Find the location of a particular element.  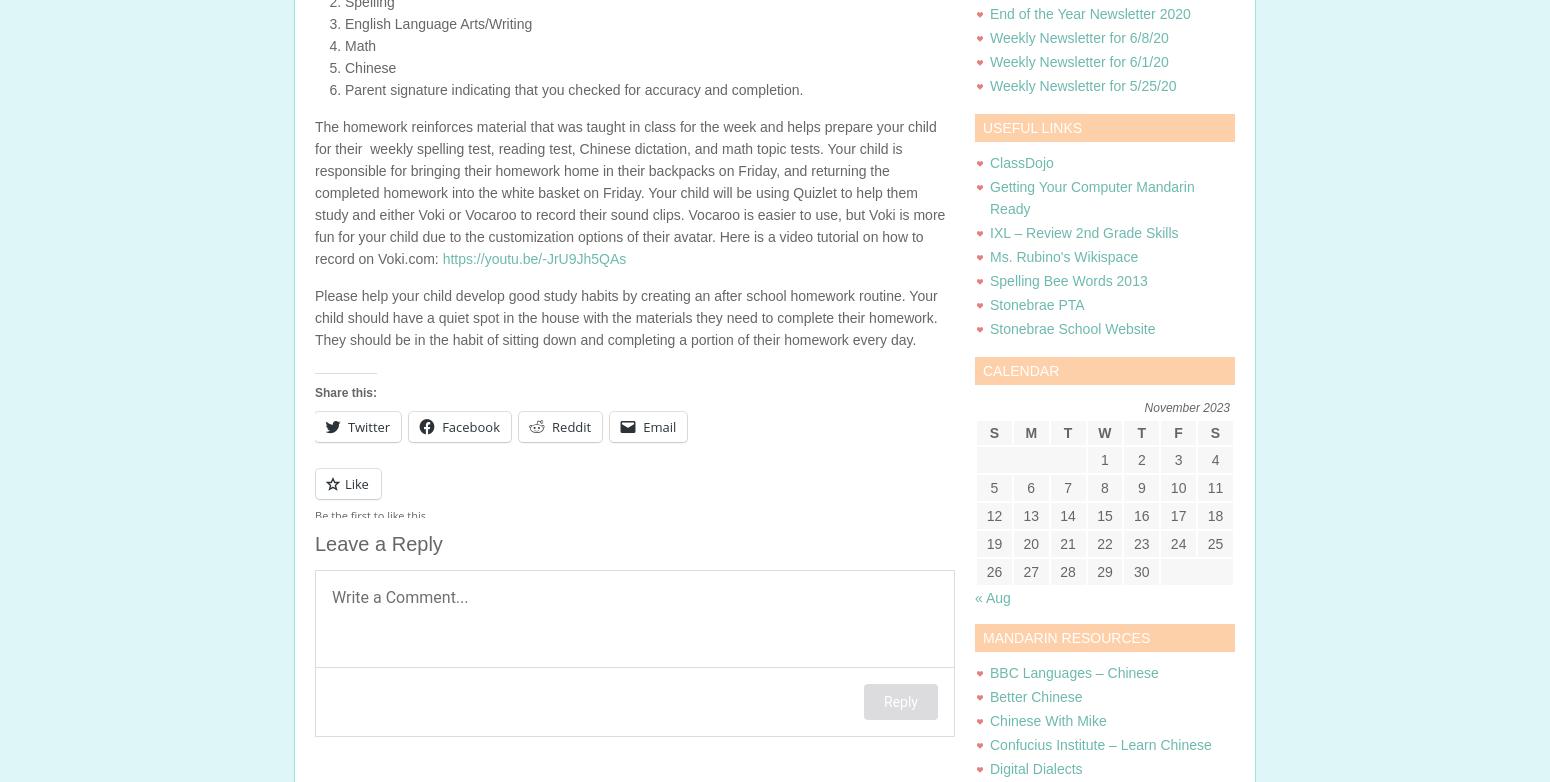

'Weekly Newsletter for 6/8/20' is located at coordinates (1078, 38).